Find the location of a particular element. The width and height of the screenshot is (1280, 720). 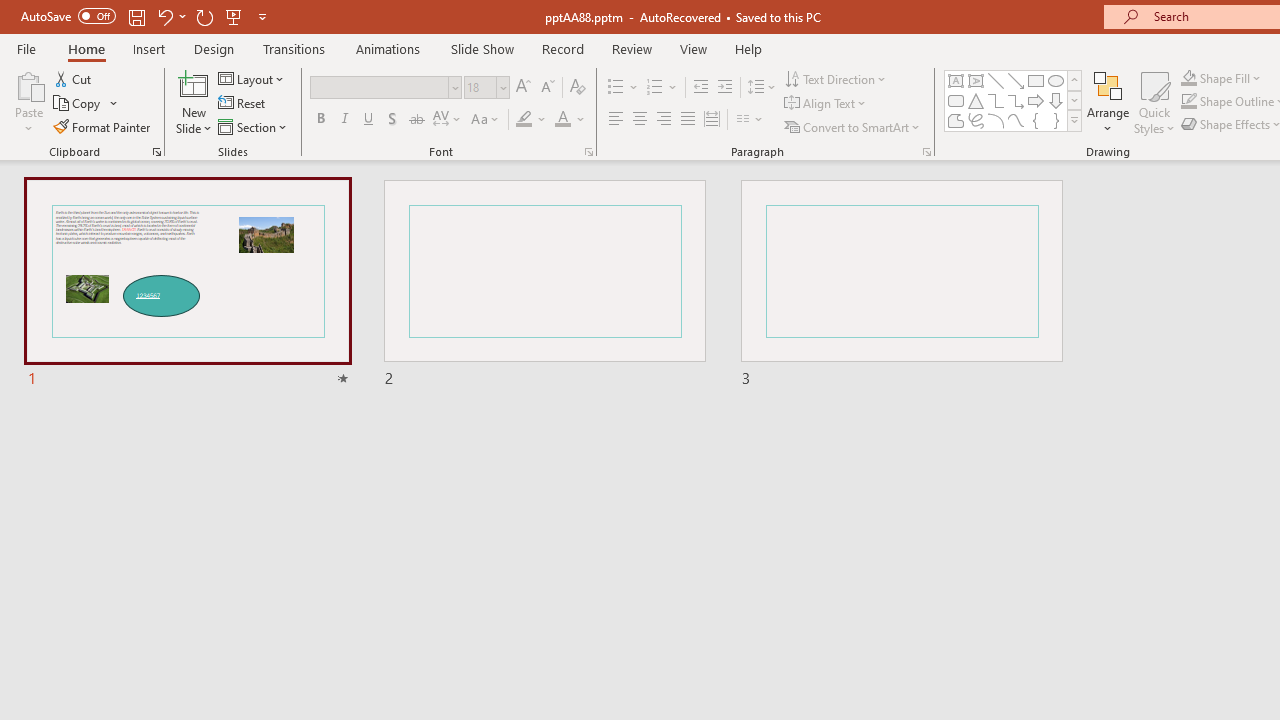

'Character Spacing' is located at coordinates (447, 119).